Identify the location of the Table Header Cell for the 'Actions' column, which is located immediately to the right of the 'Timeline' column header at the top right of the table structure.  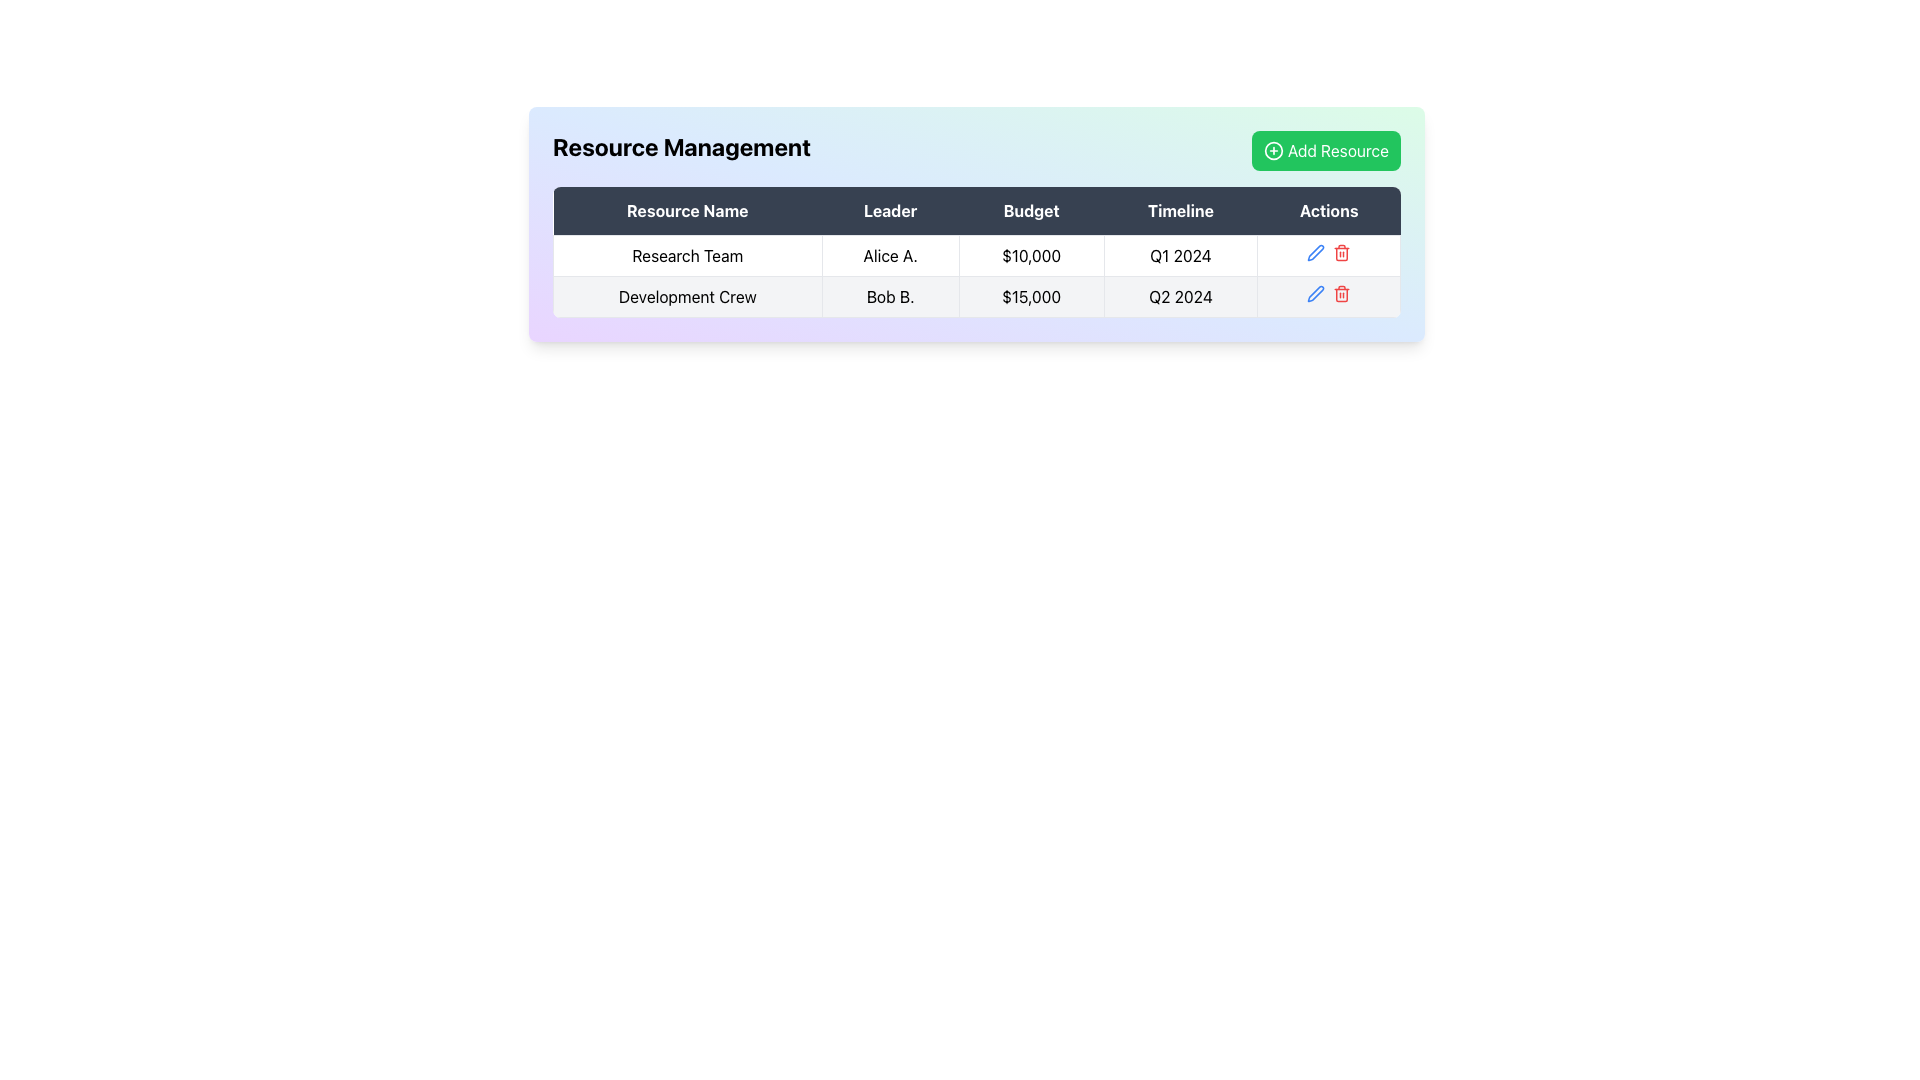
(1329, 211).